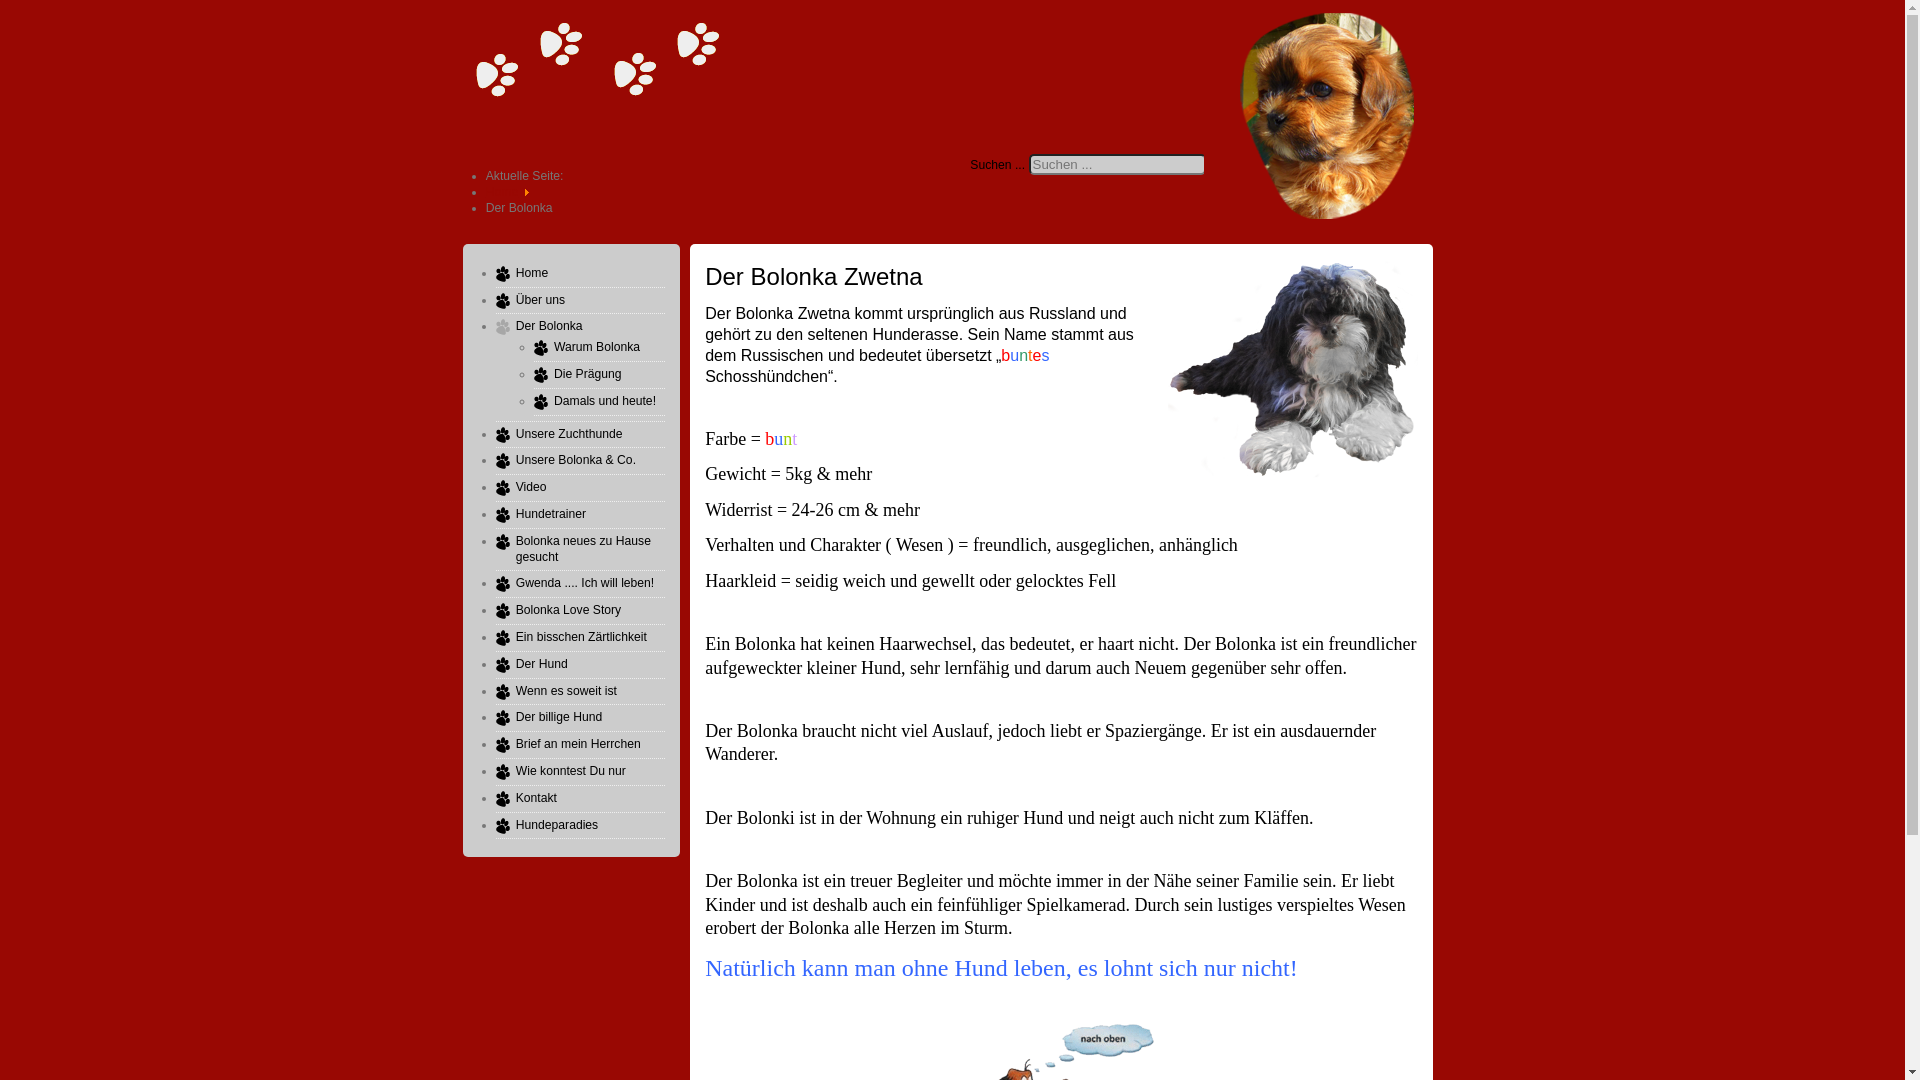 Image resolution: width=1920 pixels, height=1080 pixels. Describe the element at coordinates (515, 770) in the screenshot. I see `'Wie konntest Du nur'` at that location.